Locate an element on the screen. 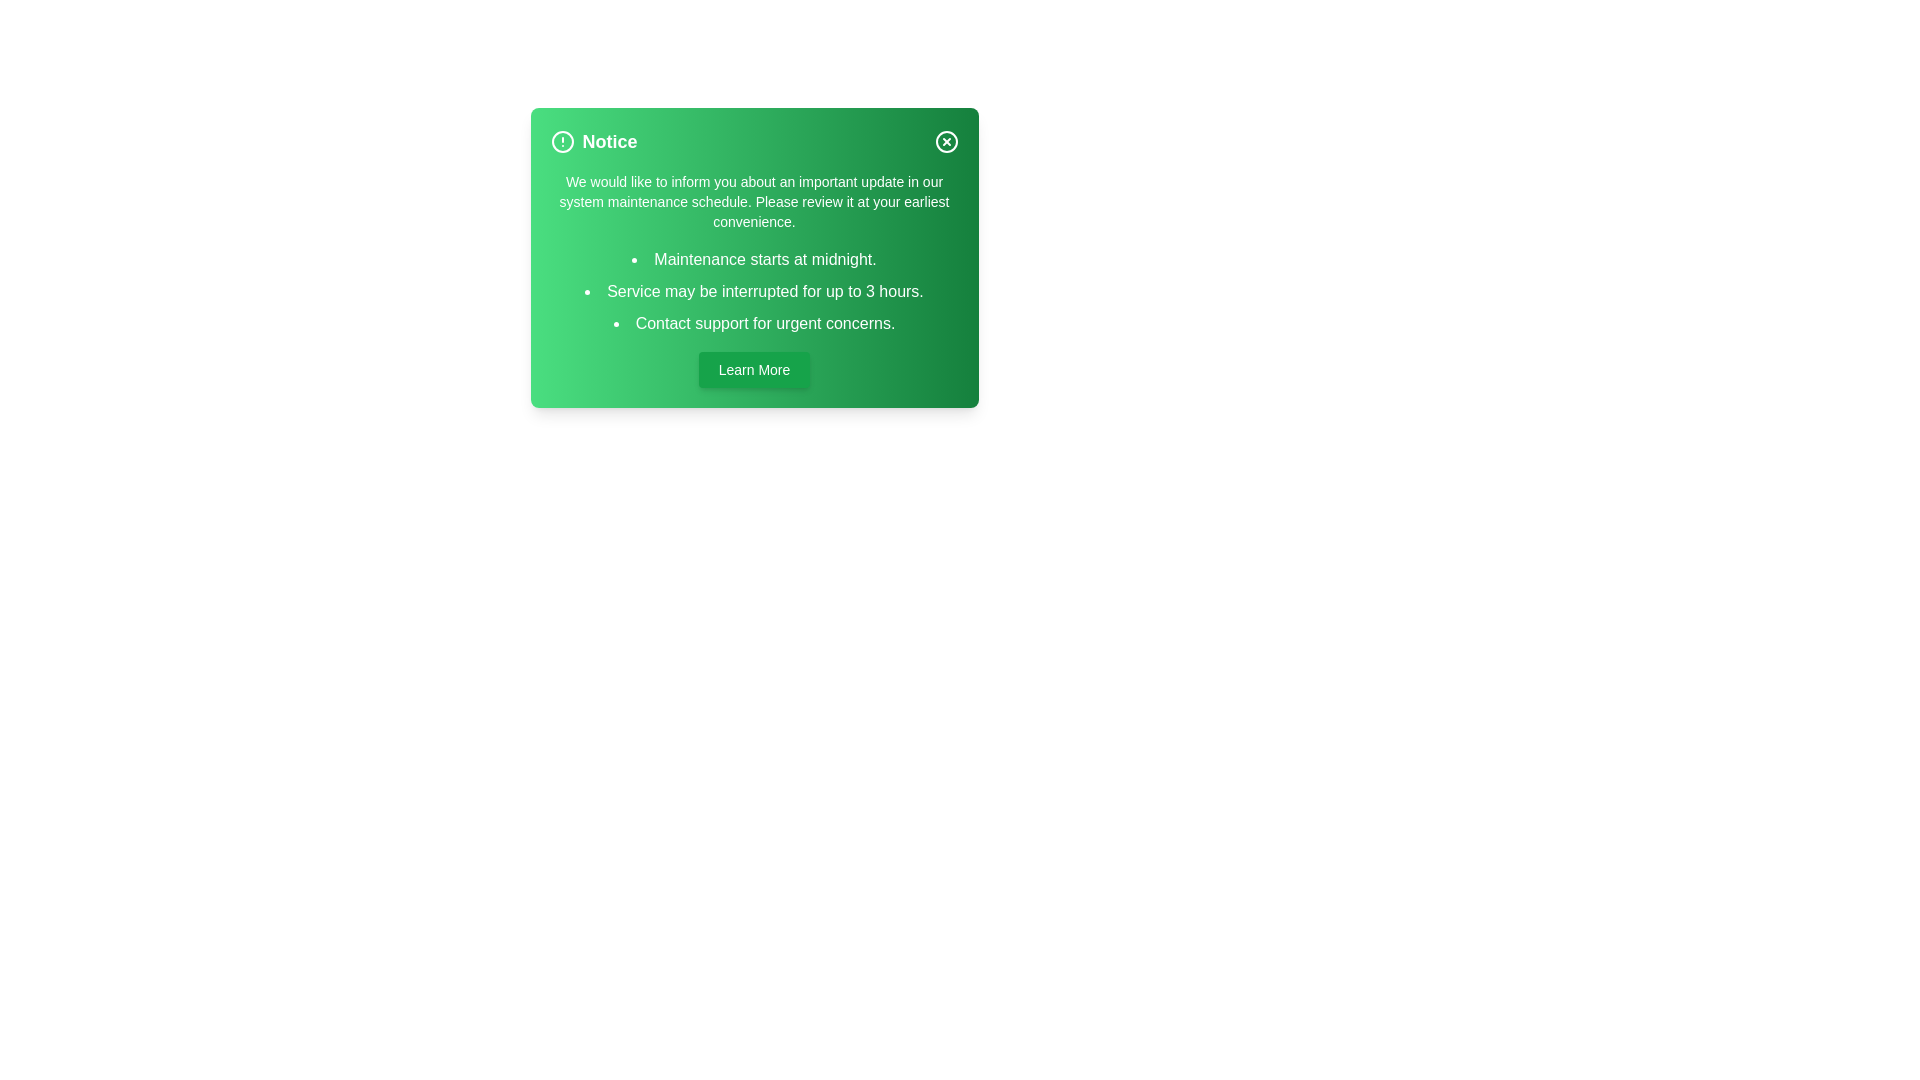 This screenshot has height=1080, width=1920. the outermost circle of the close button icon located at the top-right corner of the green notification box is located at coordinates (945, 141).